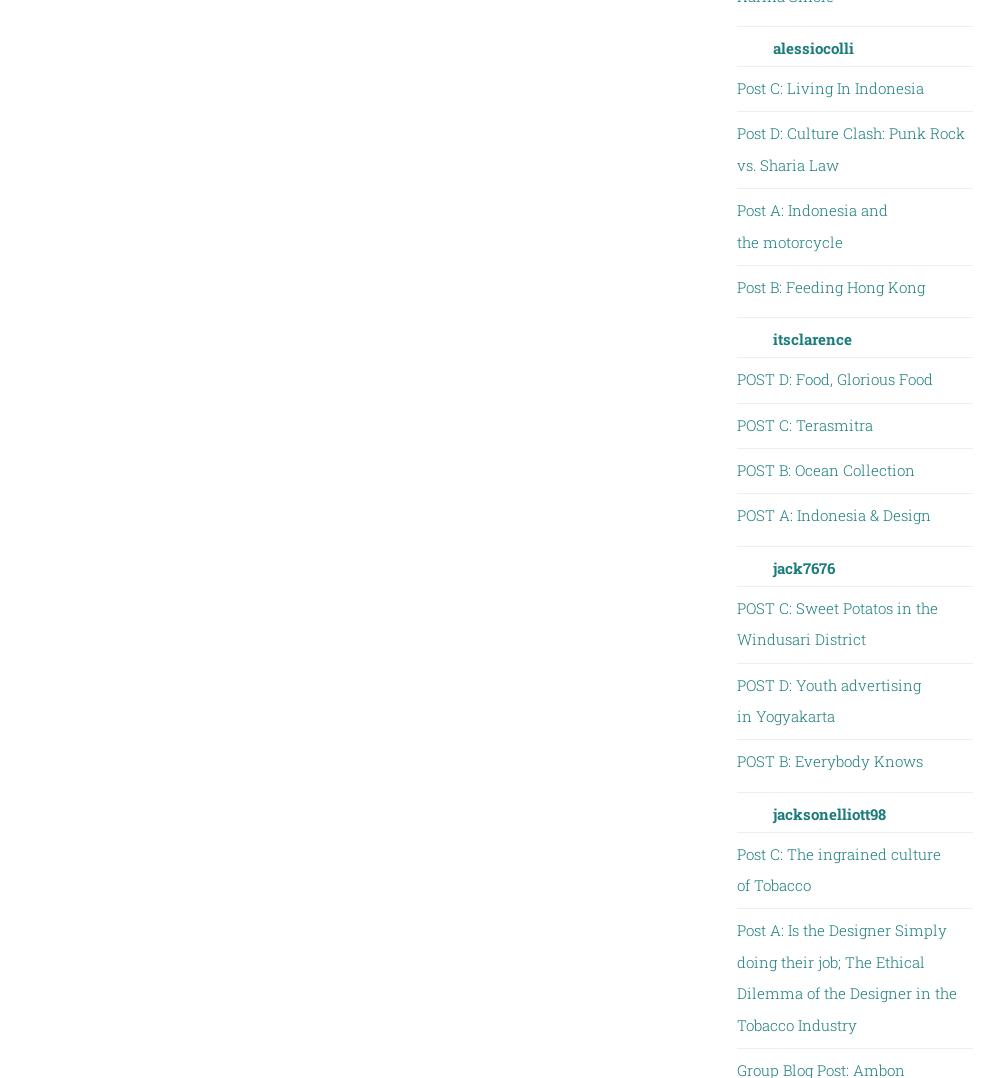 This screenshot has width=1000, height=1078. What do you see at coordinates (837, 867) in the screenshot?
I see `'Post C: The ingrained culture of Tobacco'` at bounding box center [837, 867].